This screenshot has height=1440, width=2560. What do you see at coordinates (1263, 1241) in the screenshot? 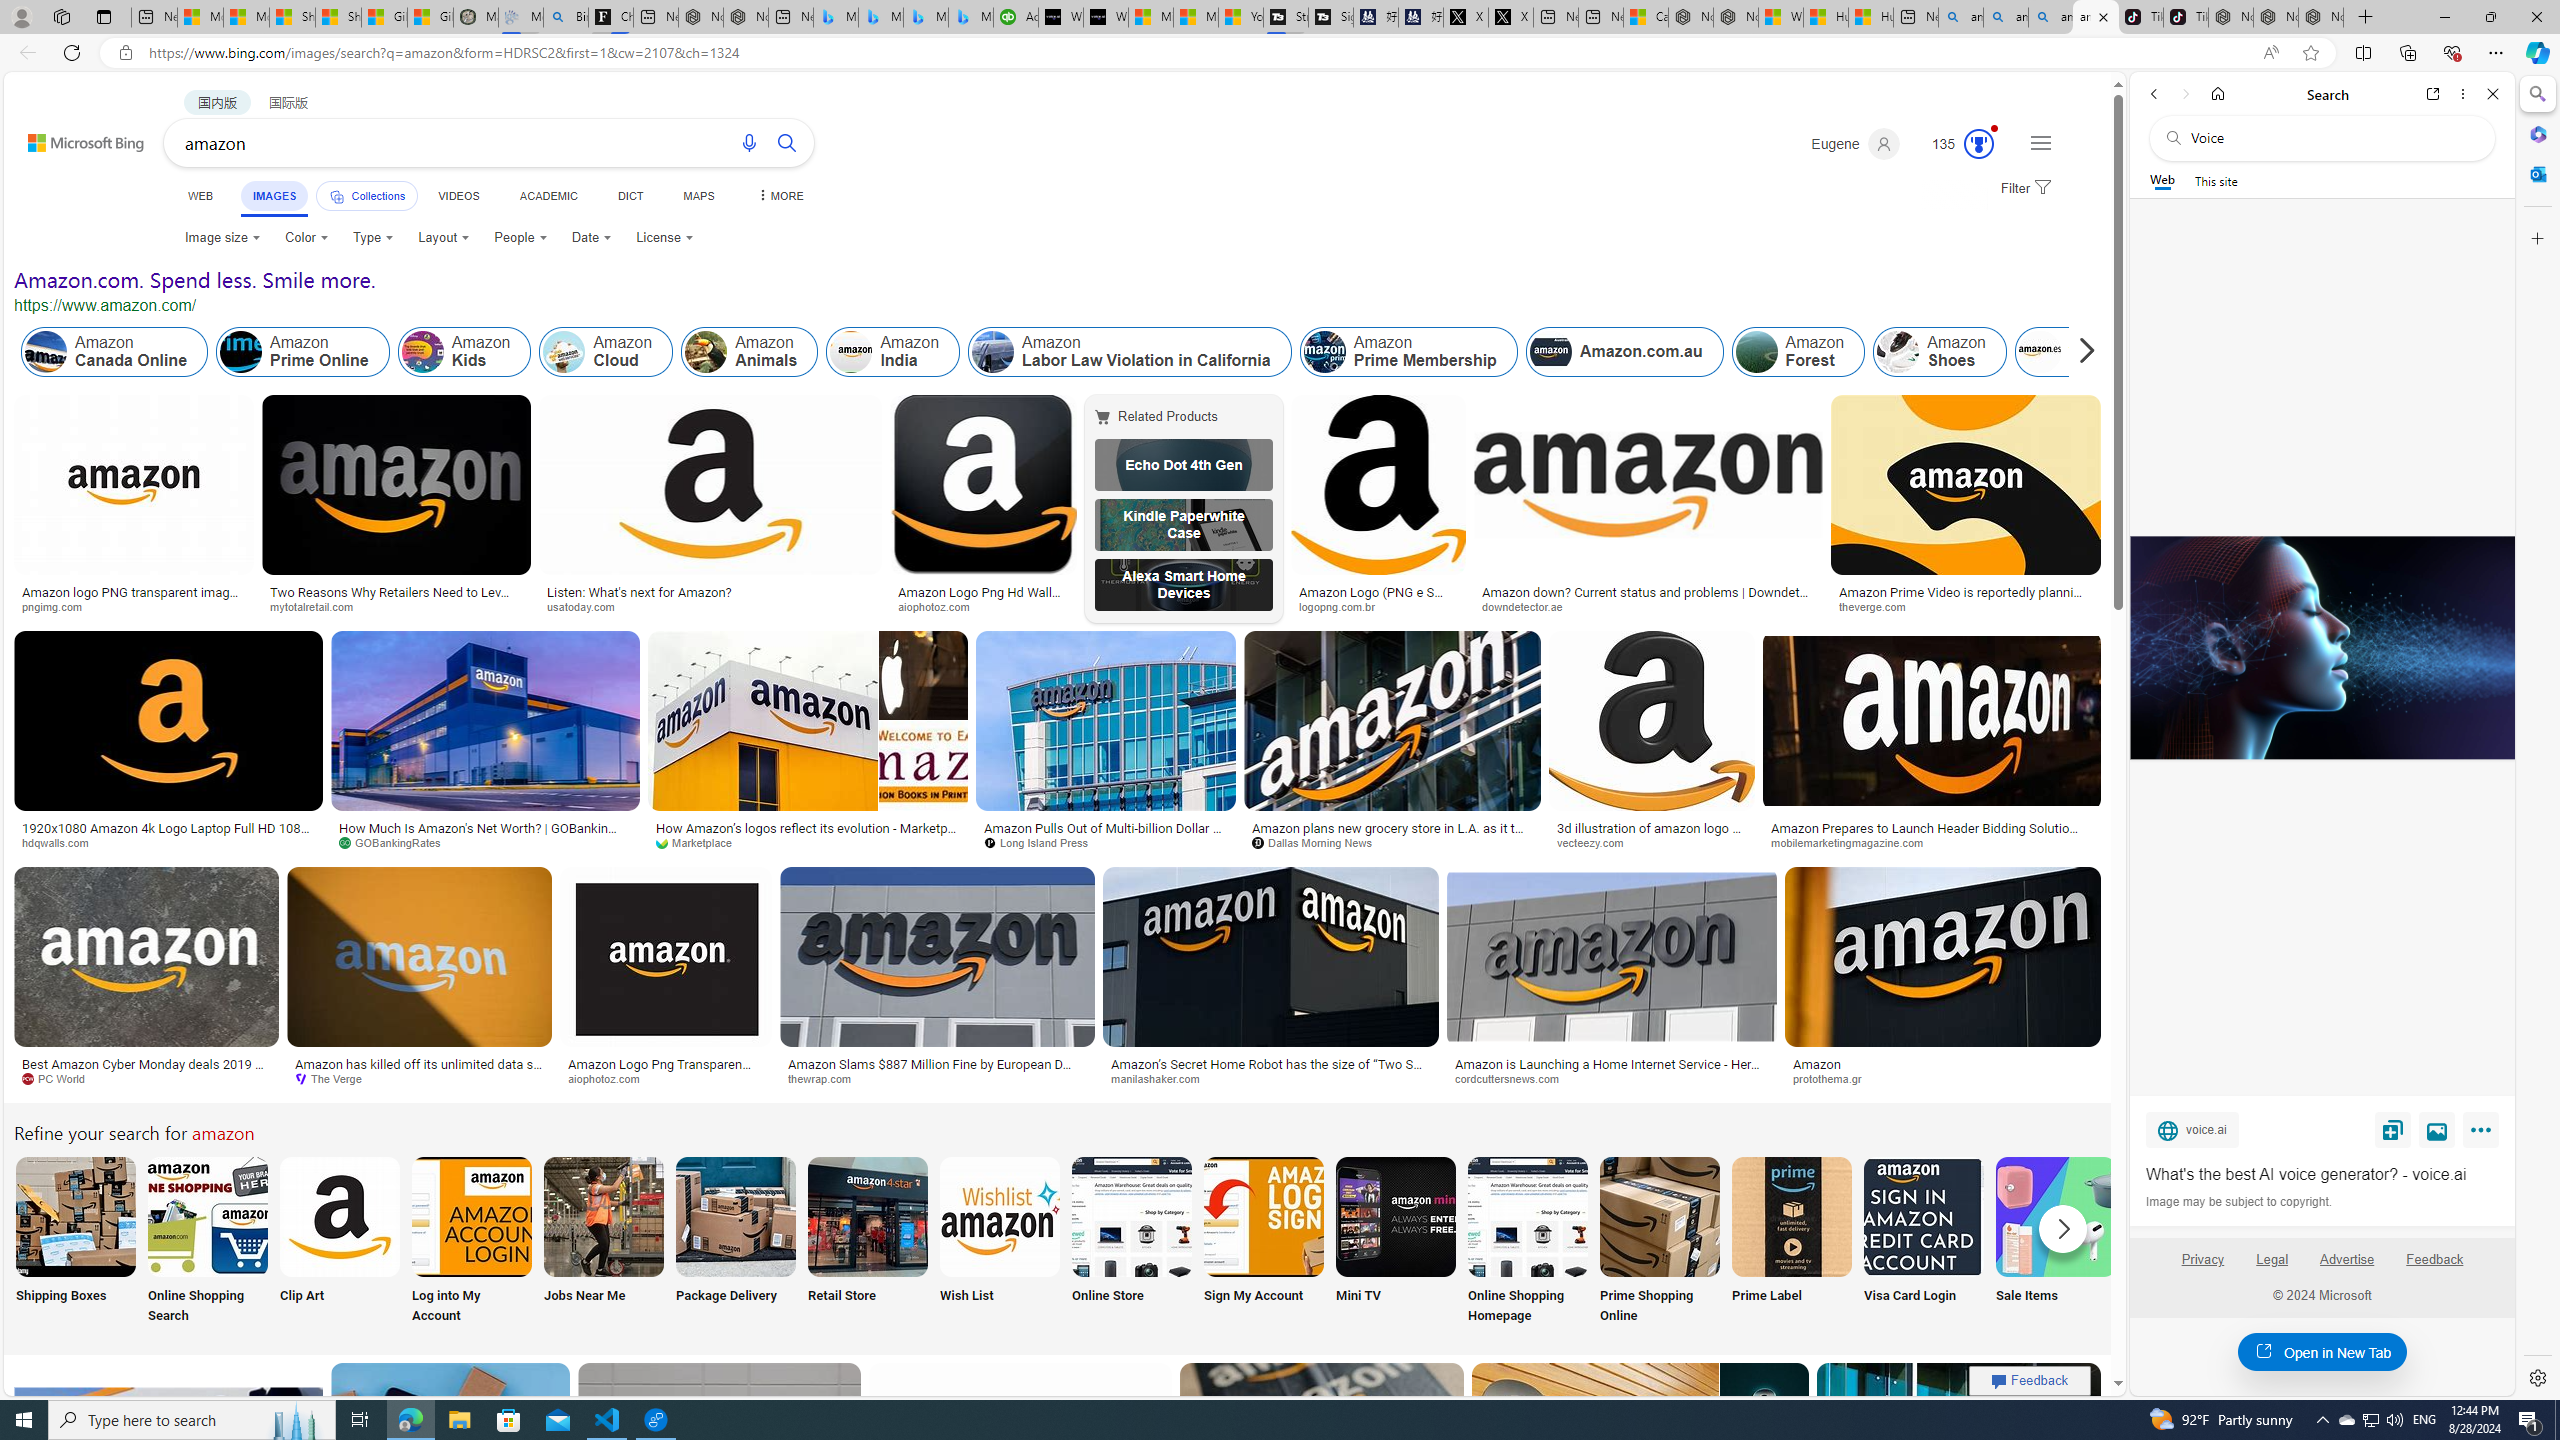
I see `'Amazon Sign in My Account Sign My Account'` at bounding box center [1263, 1241].